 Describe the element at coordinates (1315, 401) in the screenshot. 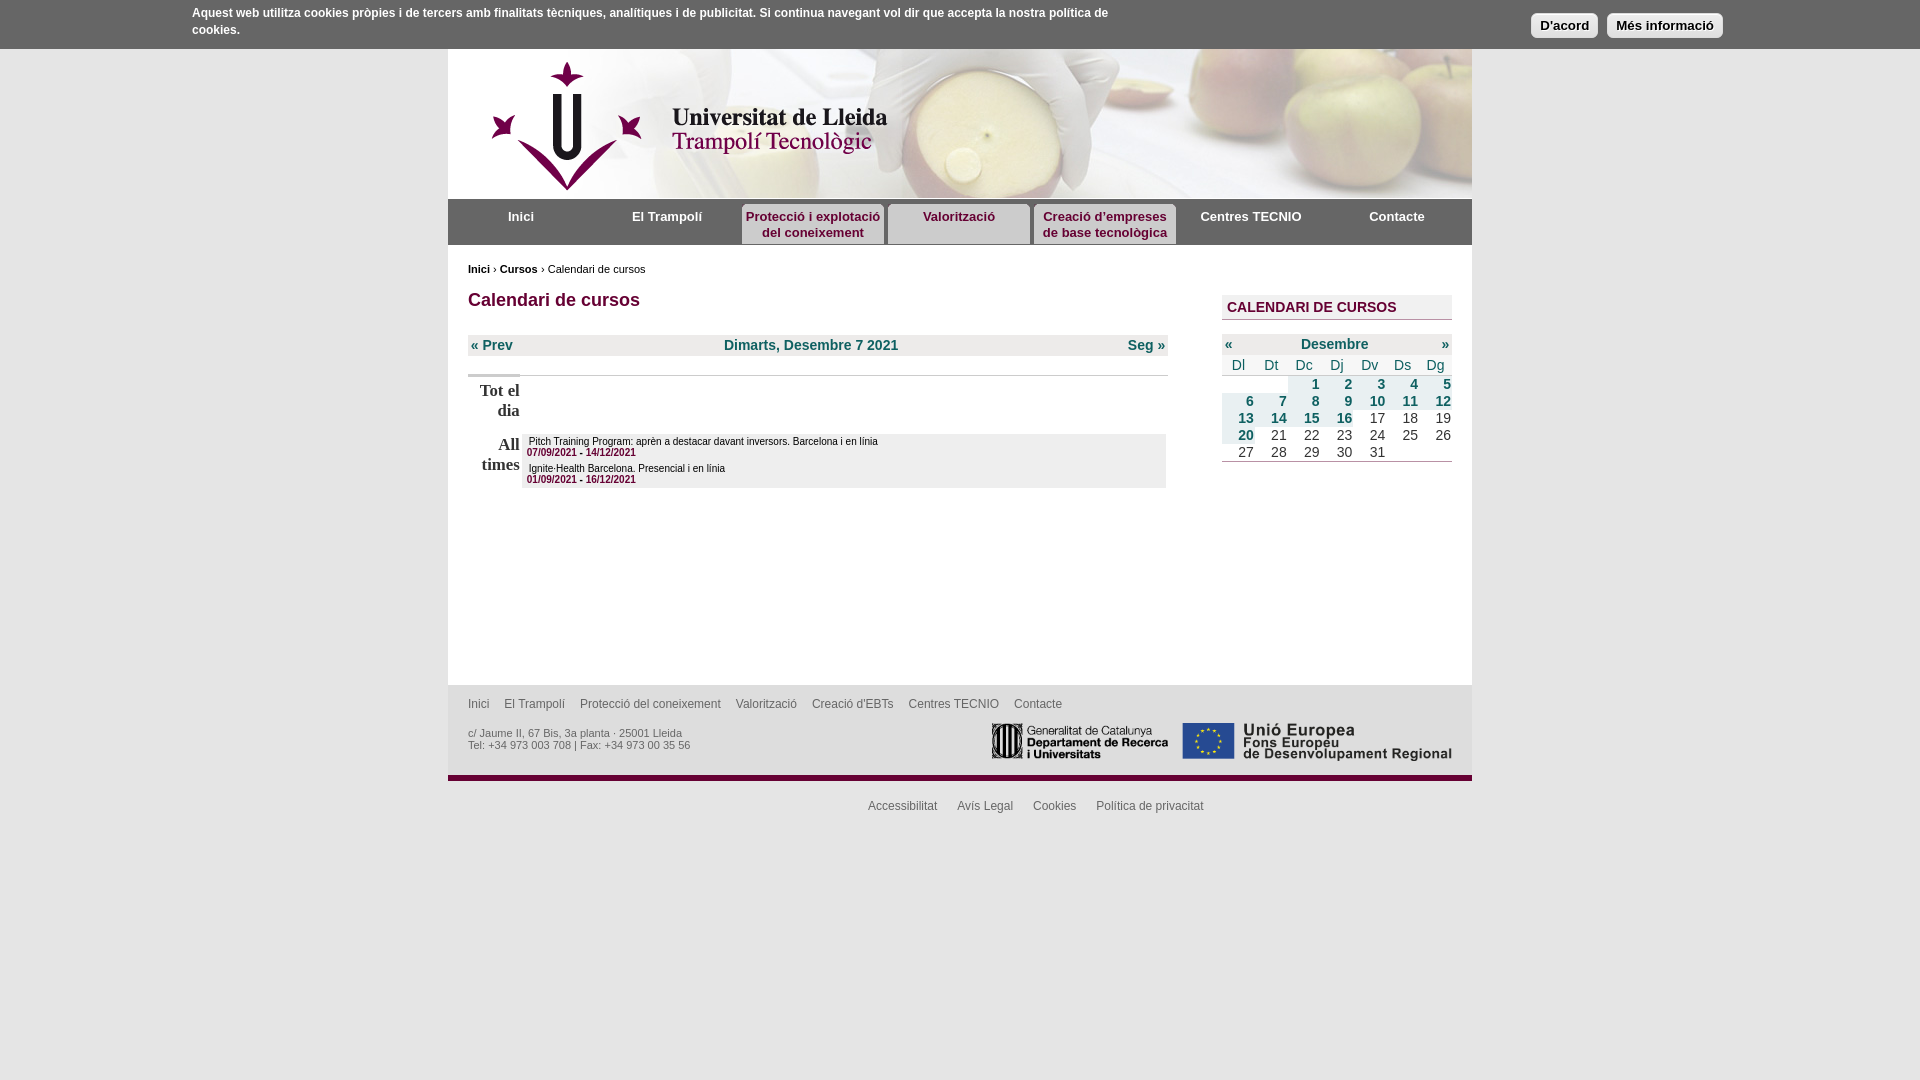

I see `'8'` at that location.